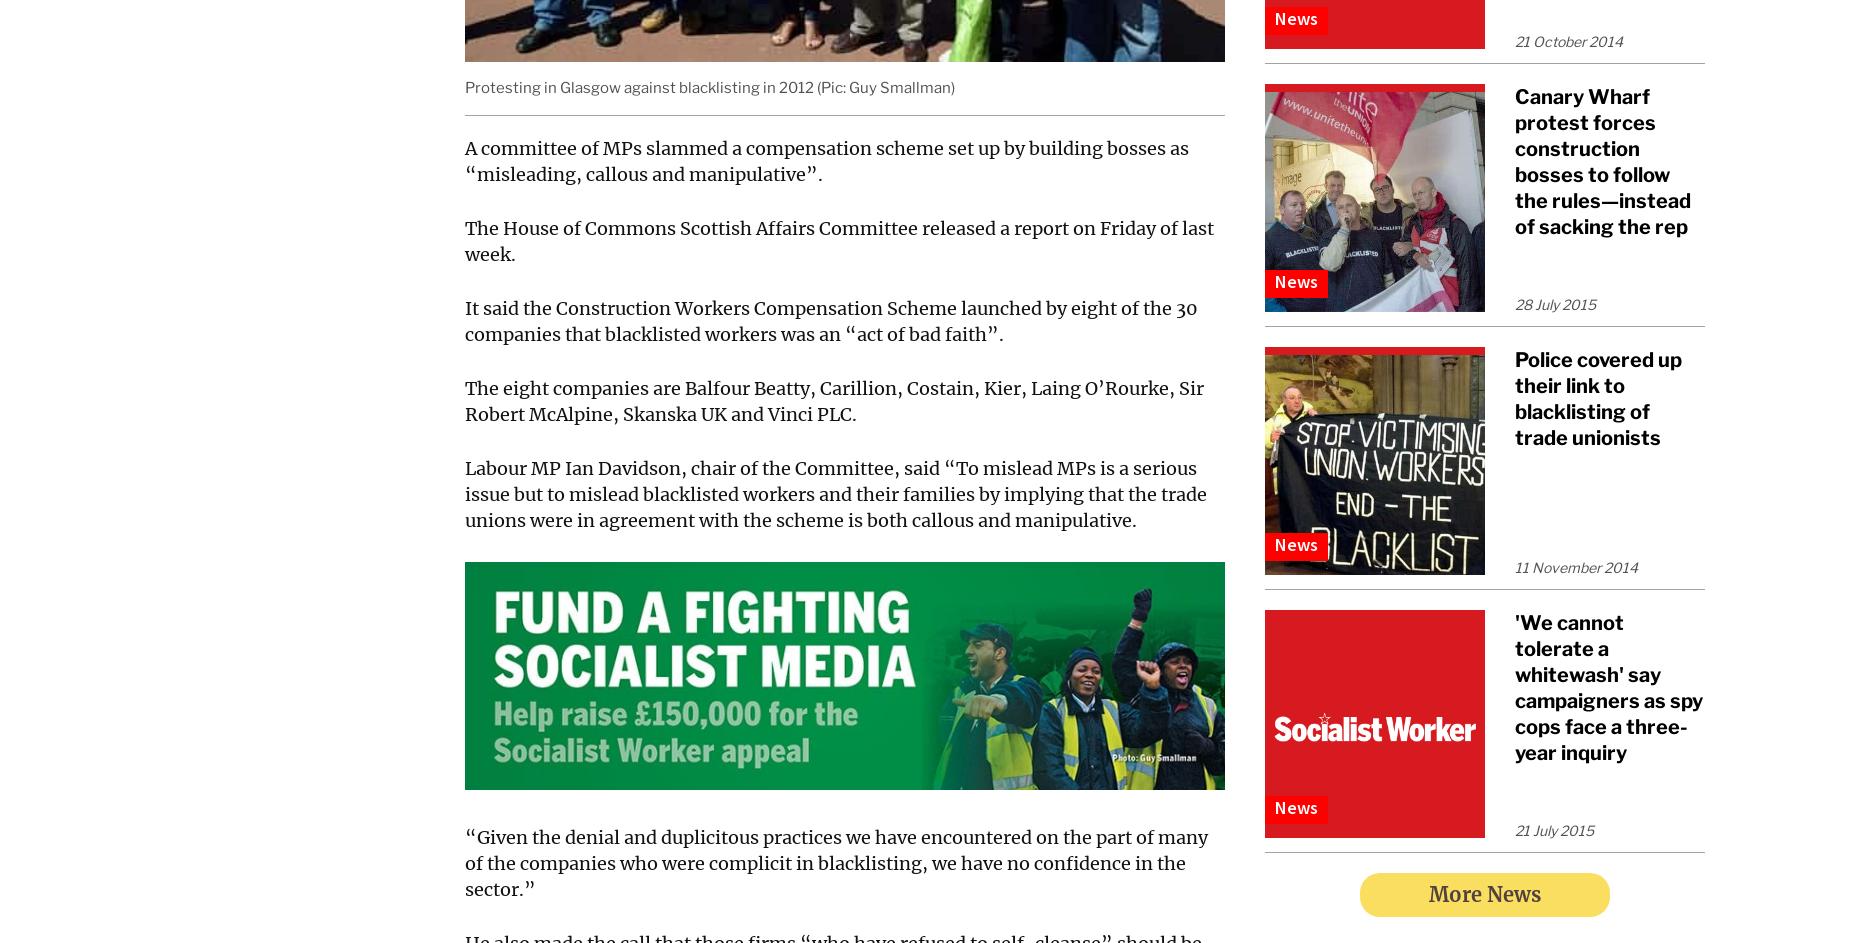  I want to click on 'A committee of MPs slammed a compensation scheme set up by building bosses as “misleading, callous and manipulative”.', so click(465, 160).